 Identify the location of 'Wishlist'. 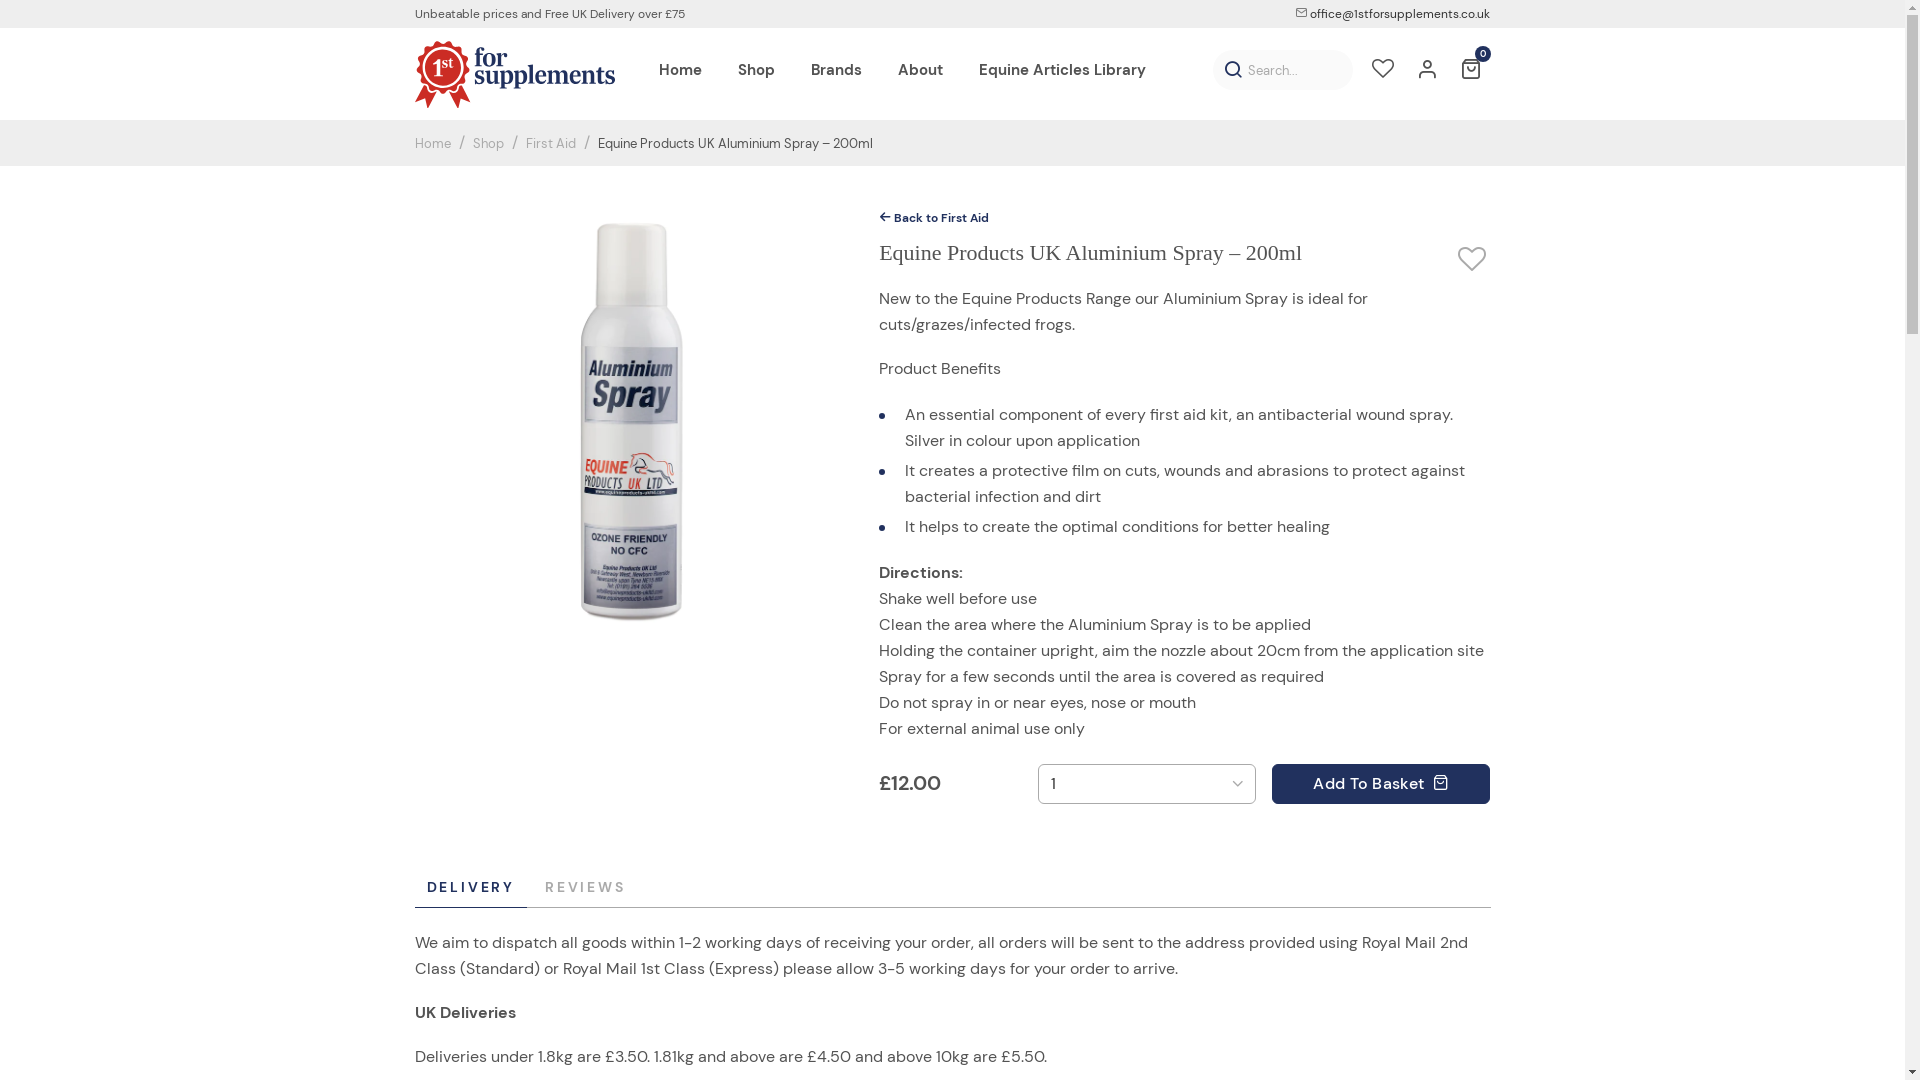
(1381, 69).